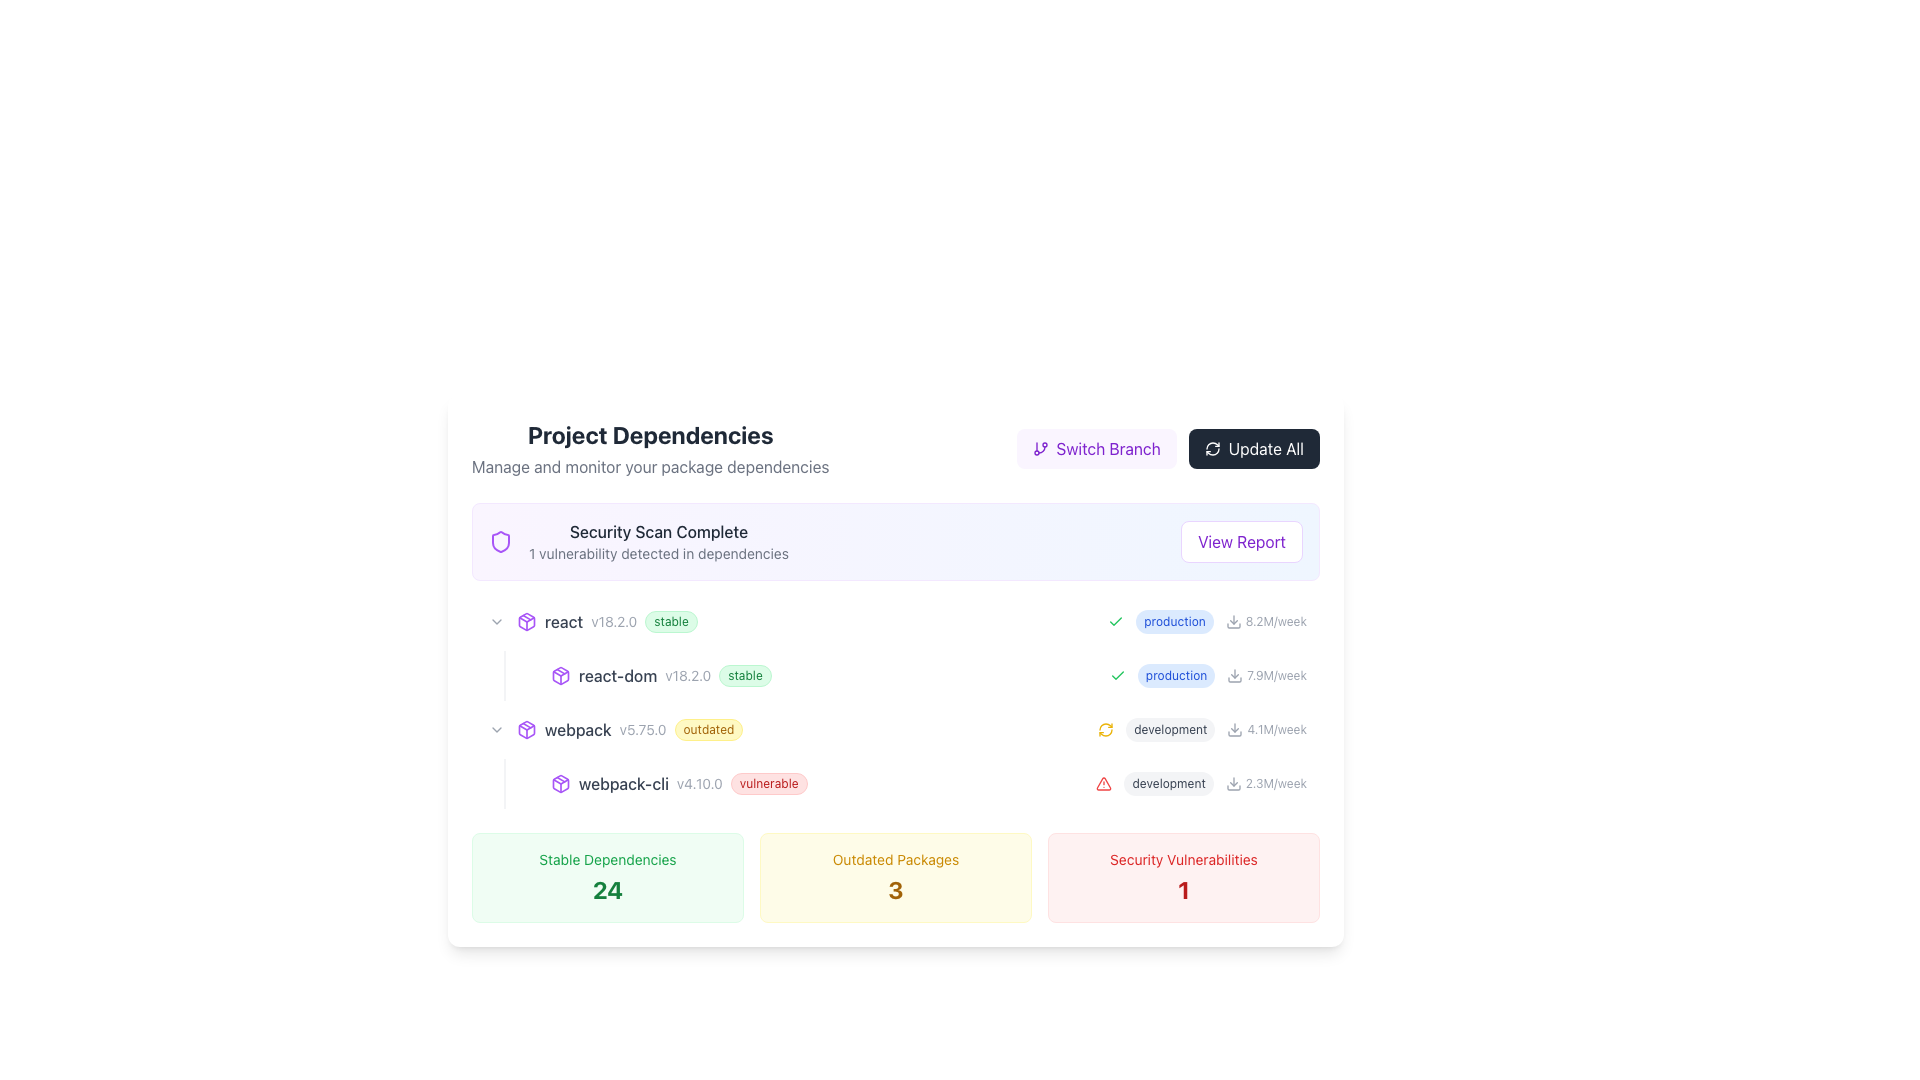 Image resolution: width=1920 pixels, height=1080 pixels. What do you see at coordinates (1234, 675) in the screenshot?
I see `the download icon resembling a downward arrow next to the 'react-dom' dependency for interaction` at bounding box center [1234, 675].